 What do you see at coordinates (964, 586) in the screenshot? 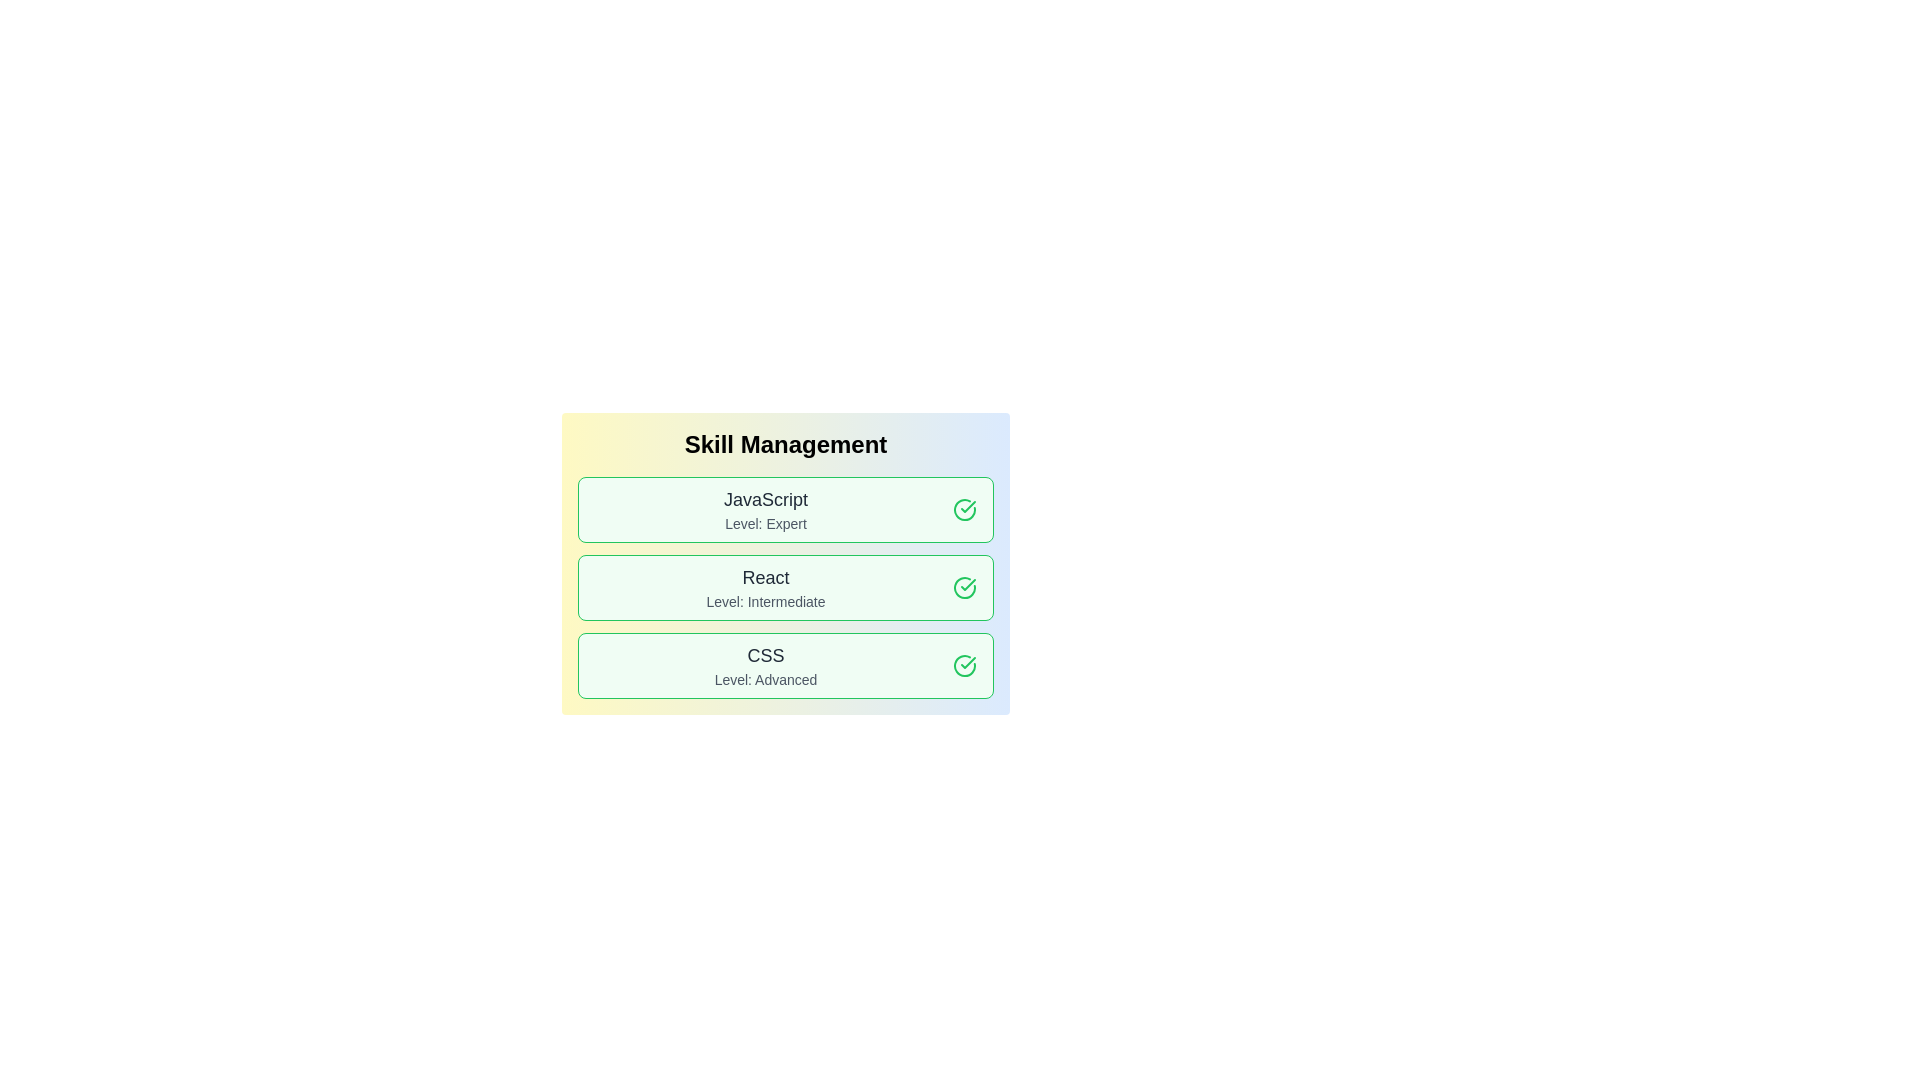
I see `deactivate button for the skill React` at bounding box center [964, 586].